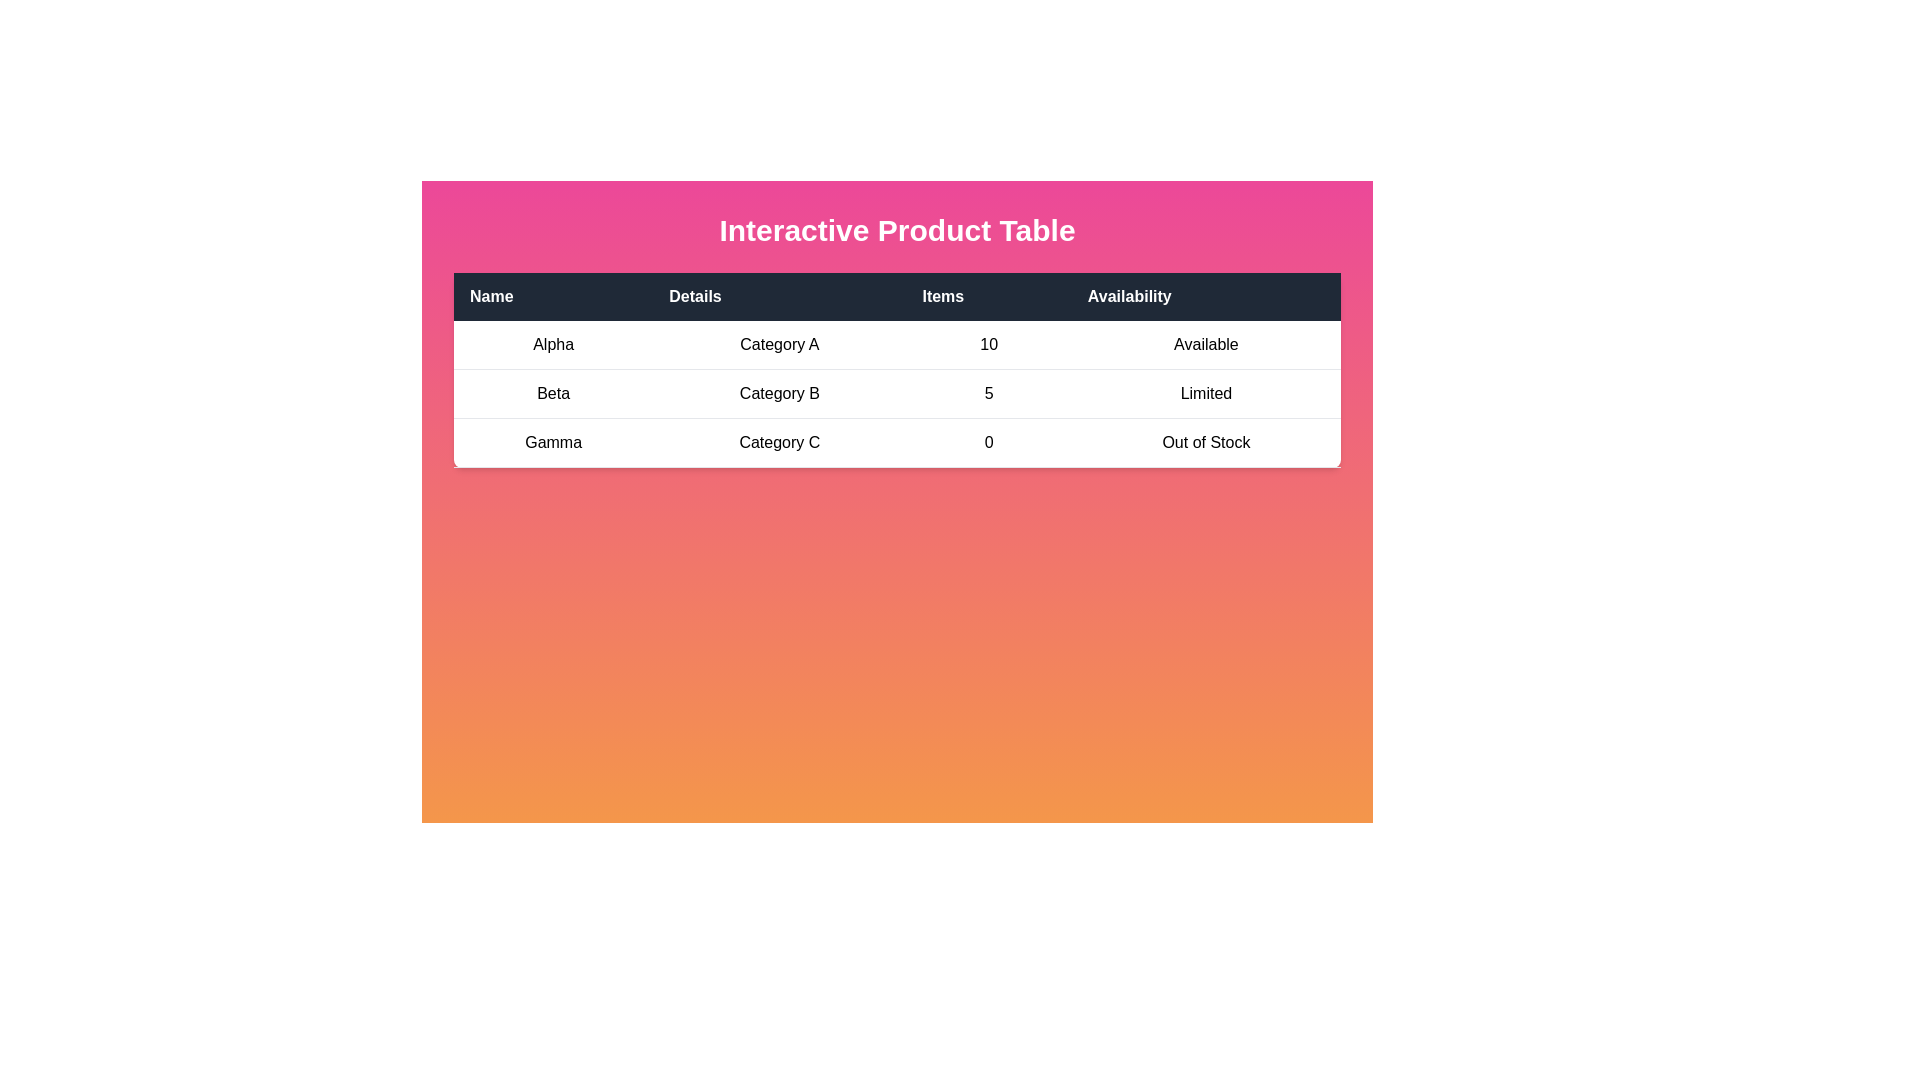 The height and width of the screenshot is (1080, 1920). Describe the element at coordinates (553, 442) in the screenshot. I see `the text label displaying 'Gamma', which serves as a row header in the table located in the first column of the third row under the 'Name' column` at that location.